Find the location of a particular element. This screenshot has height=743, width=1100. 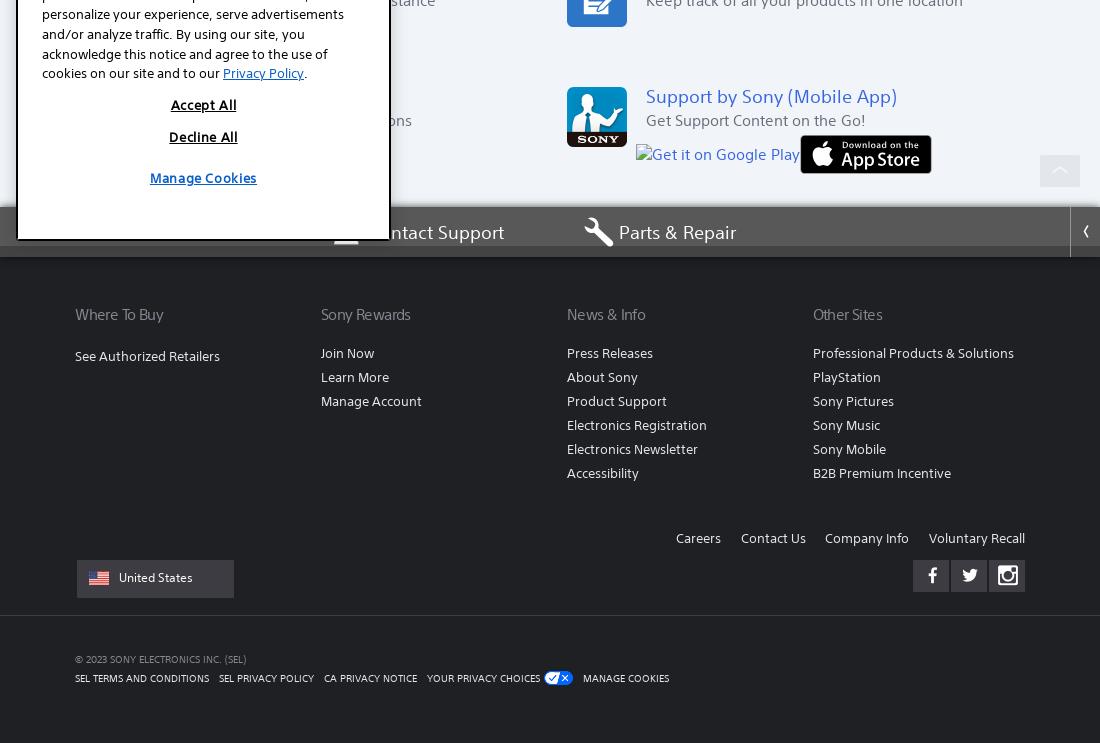

'SEL TERMS AND CONDITIONS' is located at coordinates (141, 676).